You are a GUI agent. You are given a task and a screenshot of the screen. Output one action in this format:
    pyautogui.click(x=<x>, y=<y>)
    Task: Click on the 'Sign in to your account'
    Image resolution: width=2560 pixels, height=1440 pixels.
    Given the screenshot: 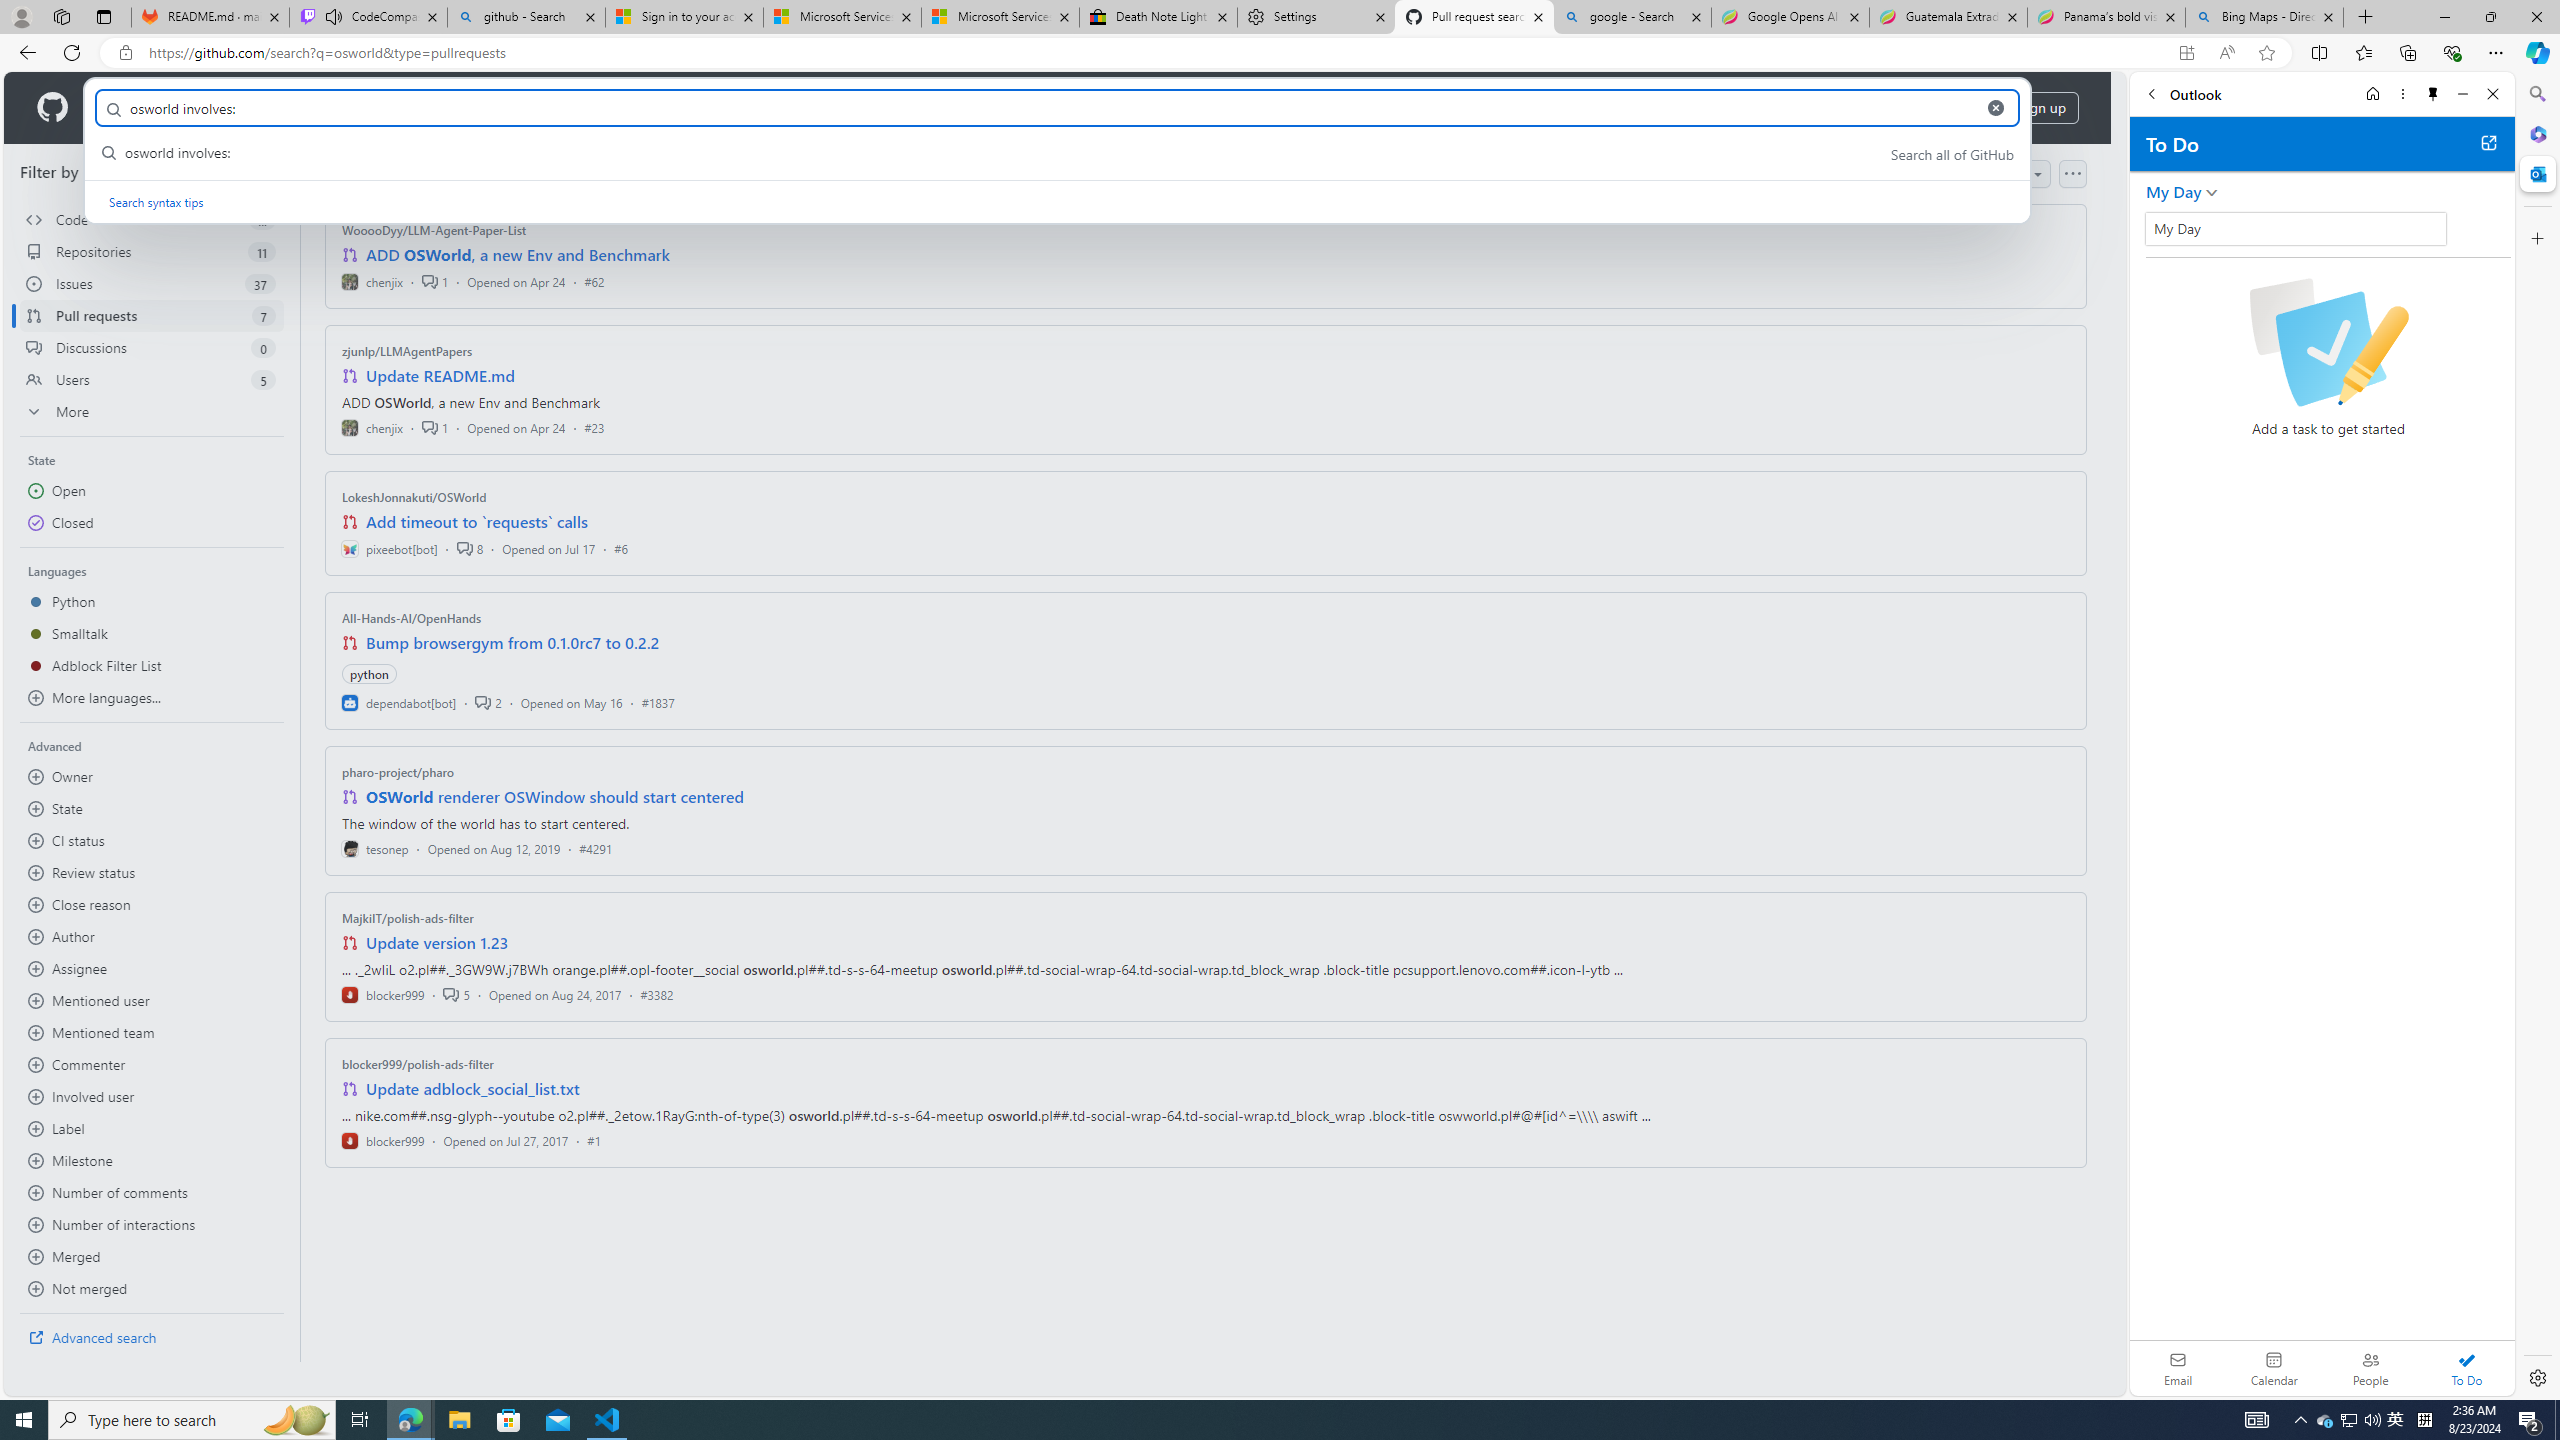 What is the action you would take?
    pyautogui.click(x=684, y=16)
    